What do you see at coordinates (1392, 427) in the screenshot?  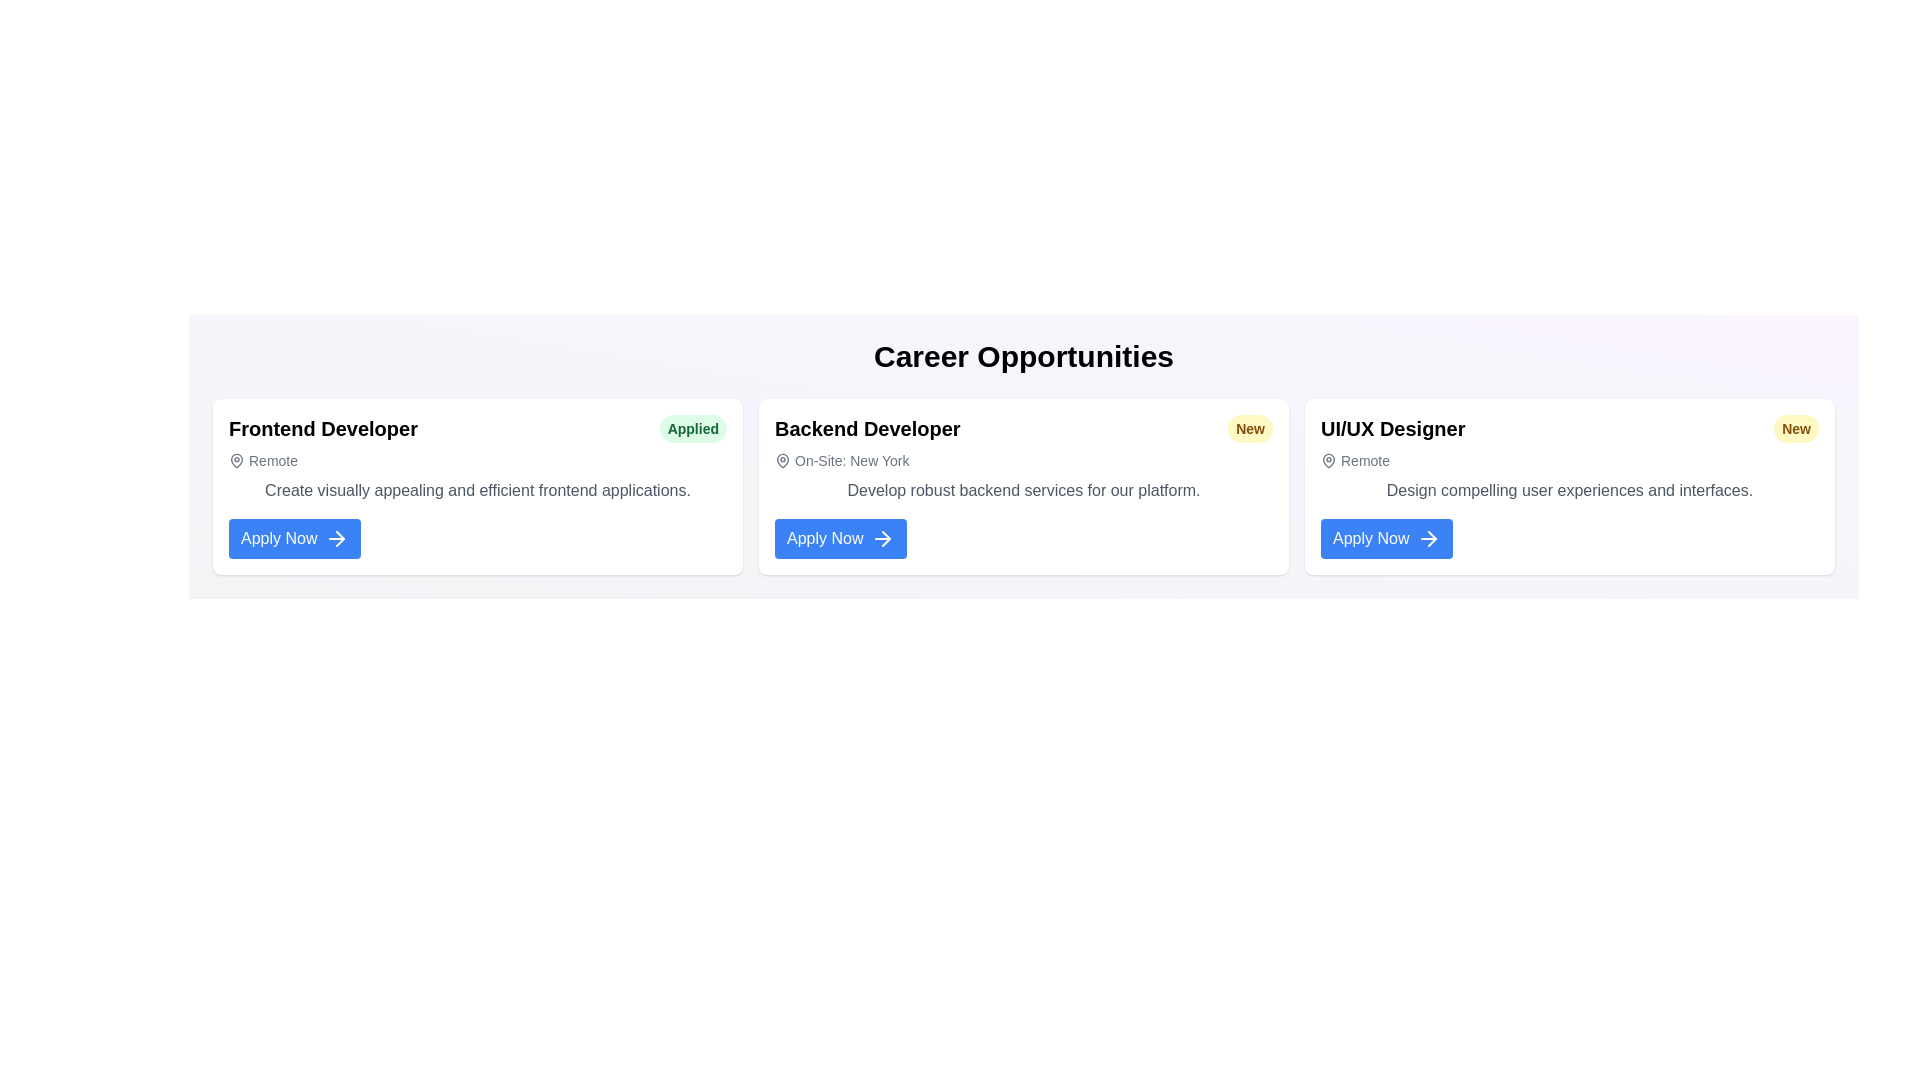 I see `the text label displaying 'UI/UX Designer' in bold typography located in the top-left corner of the third card under the 'Career Opportunities' section` at bounding box center [1392, 427].